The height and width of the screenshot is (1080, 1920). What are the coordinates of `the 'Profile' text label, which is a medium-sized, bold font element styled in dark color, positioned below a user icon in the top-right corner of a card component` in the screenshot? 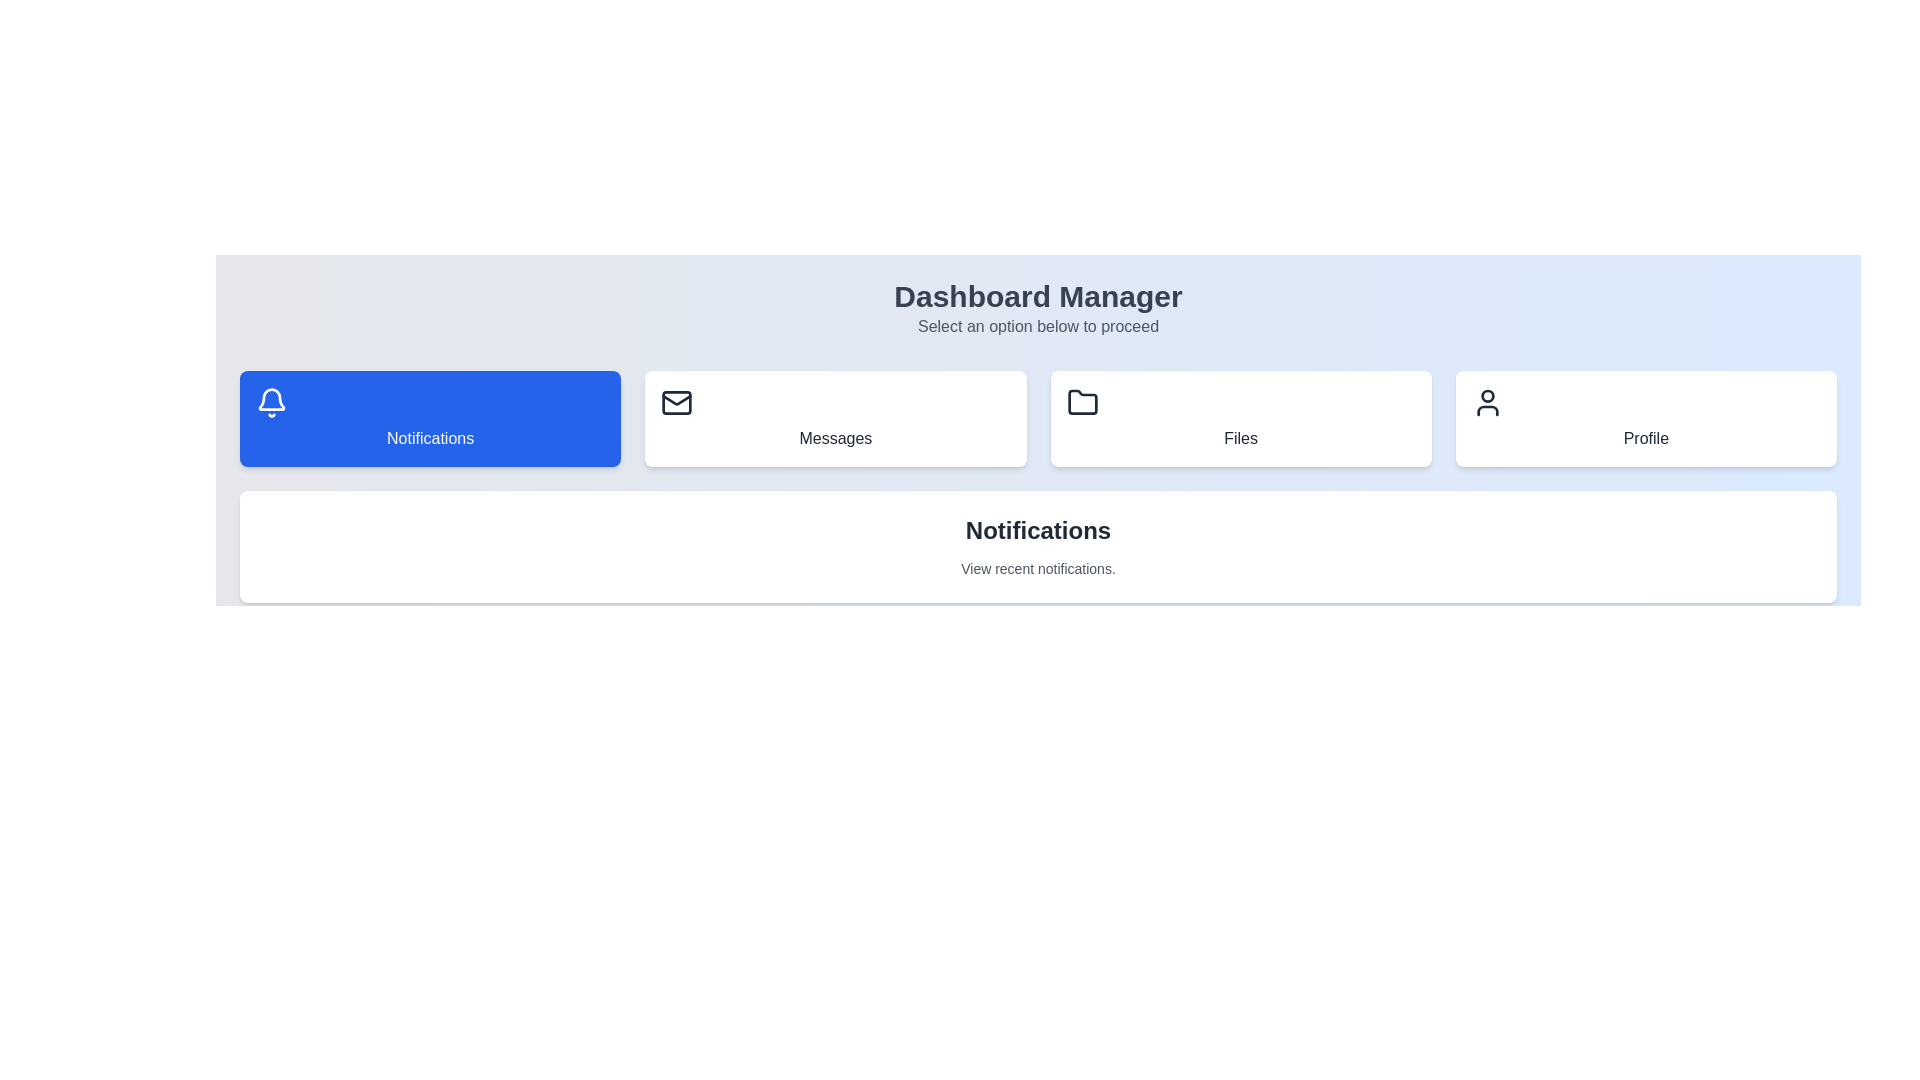 It's located at (1646, 438).